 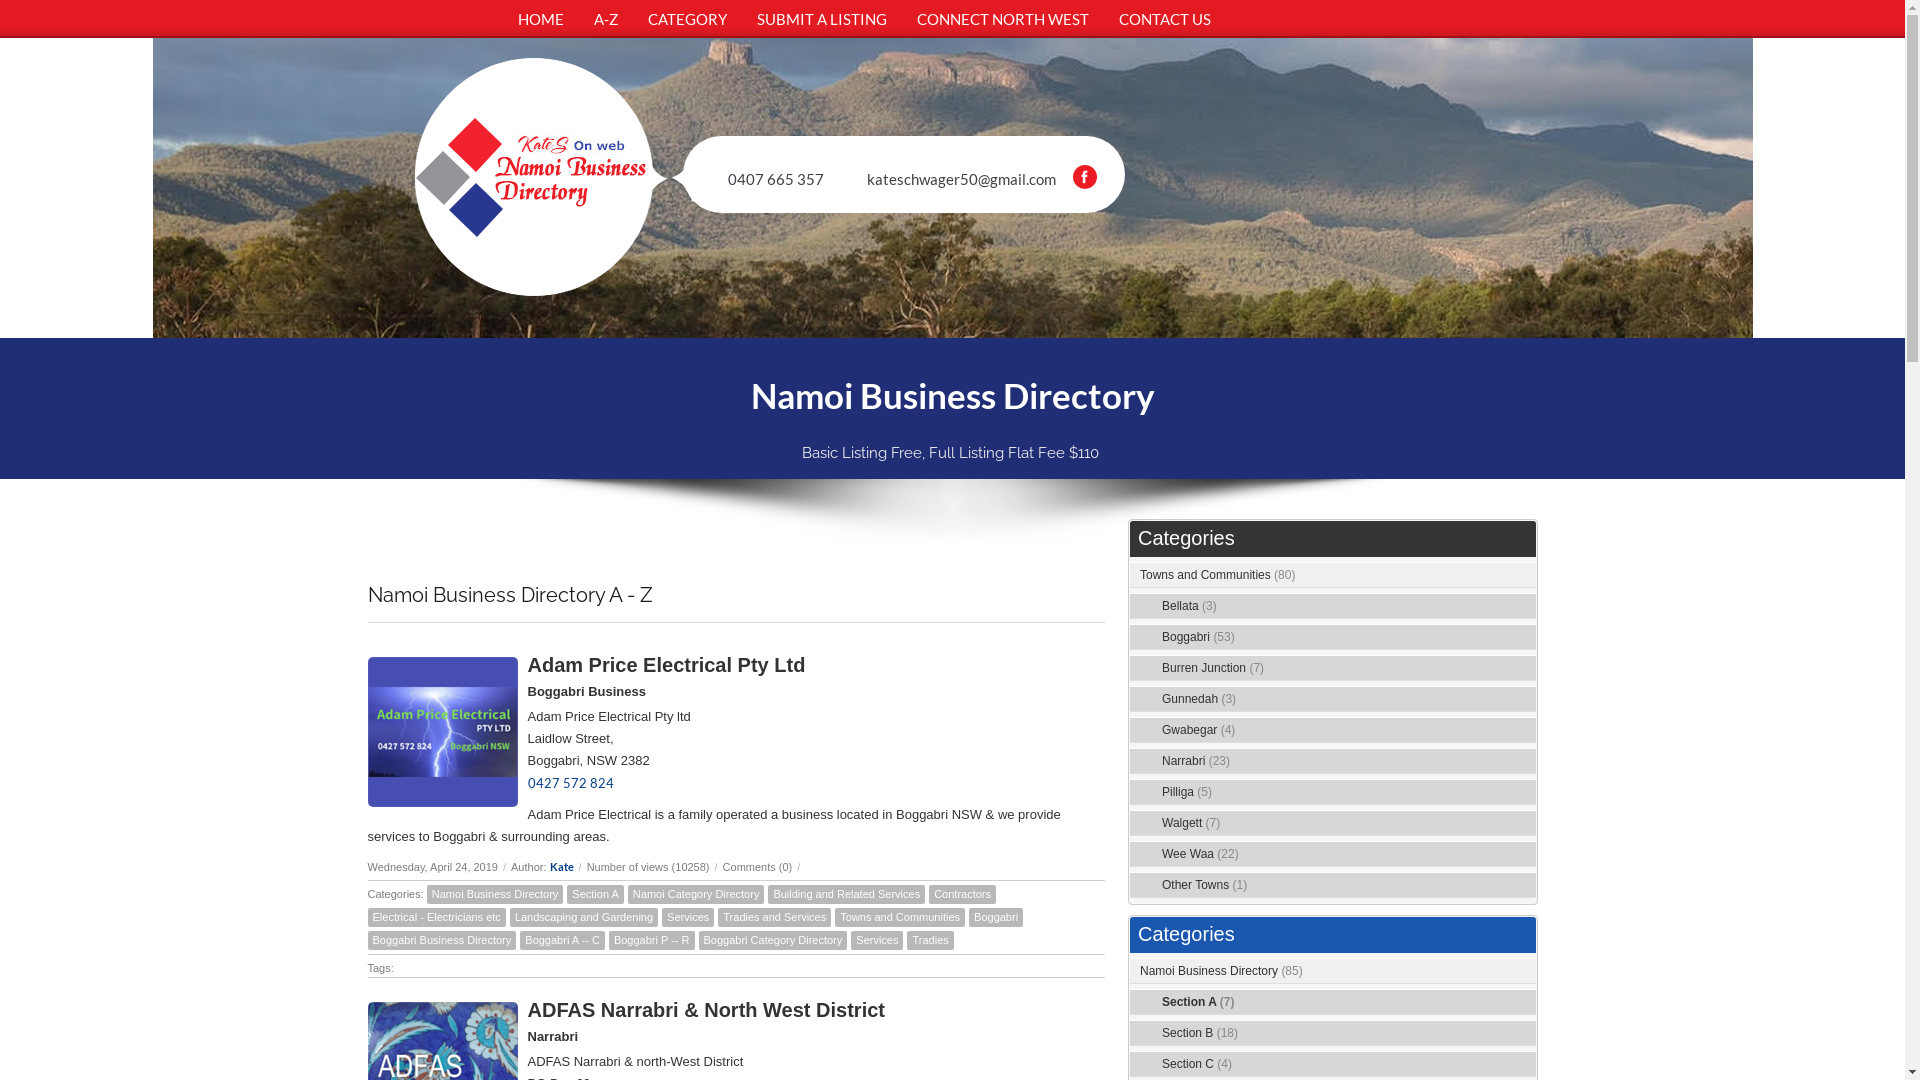 What do you see at coordinates (962, 893) in the screenshot?
I see `'Contractors'` at bounding box center [962, 893].